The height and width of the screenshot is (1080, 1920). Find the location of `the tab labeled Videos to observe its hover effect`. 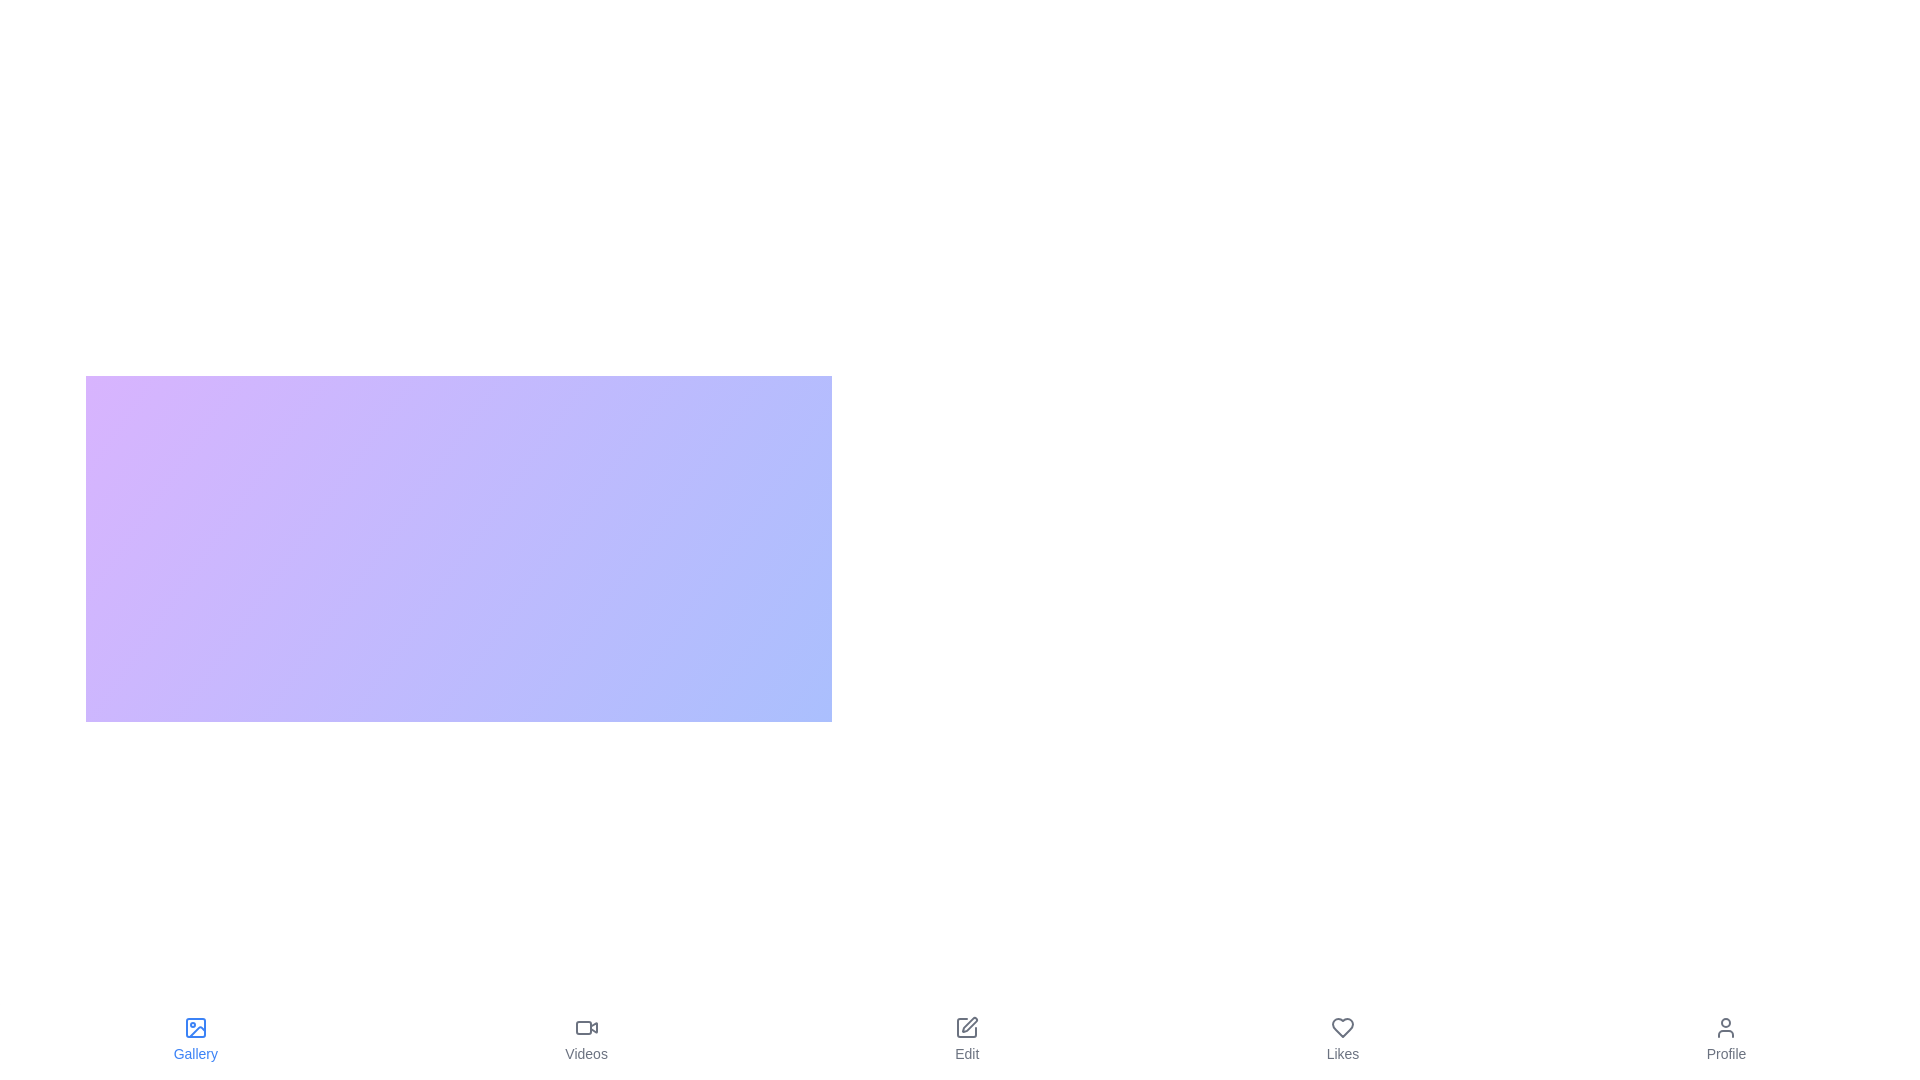

the tab labeled Videos to observe its hover effect is located at coordinates (584, 1039).